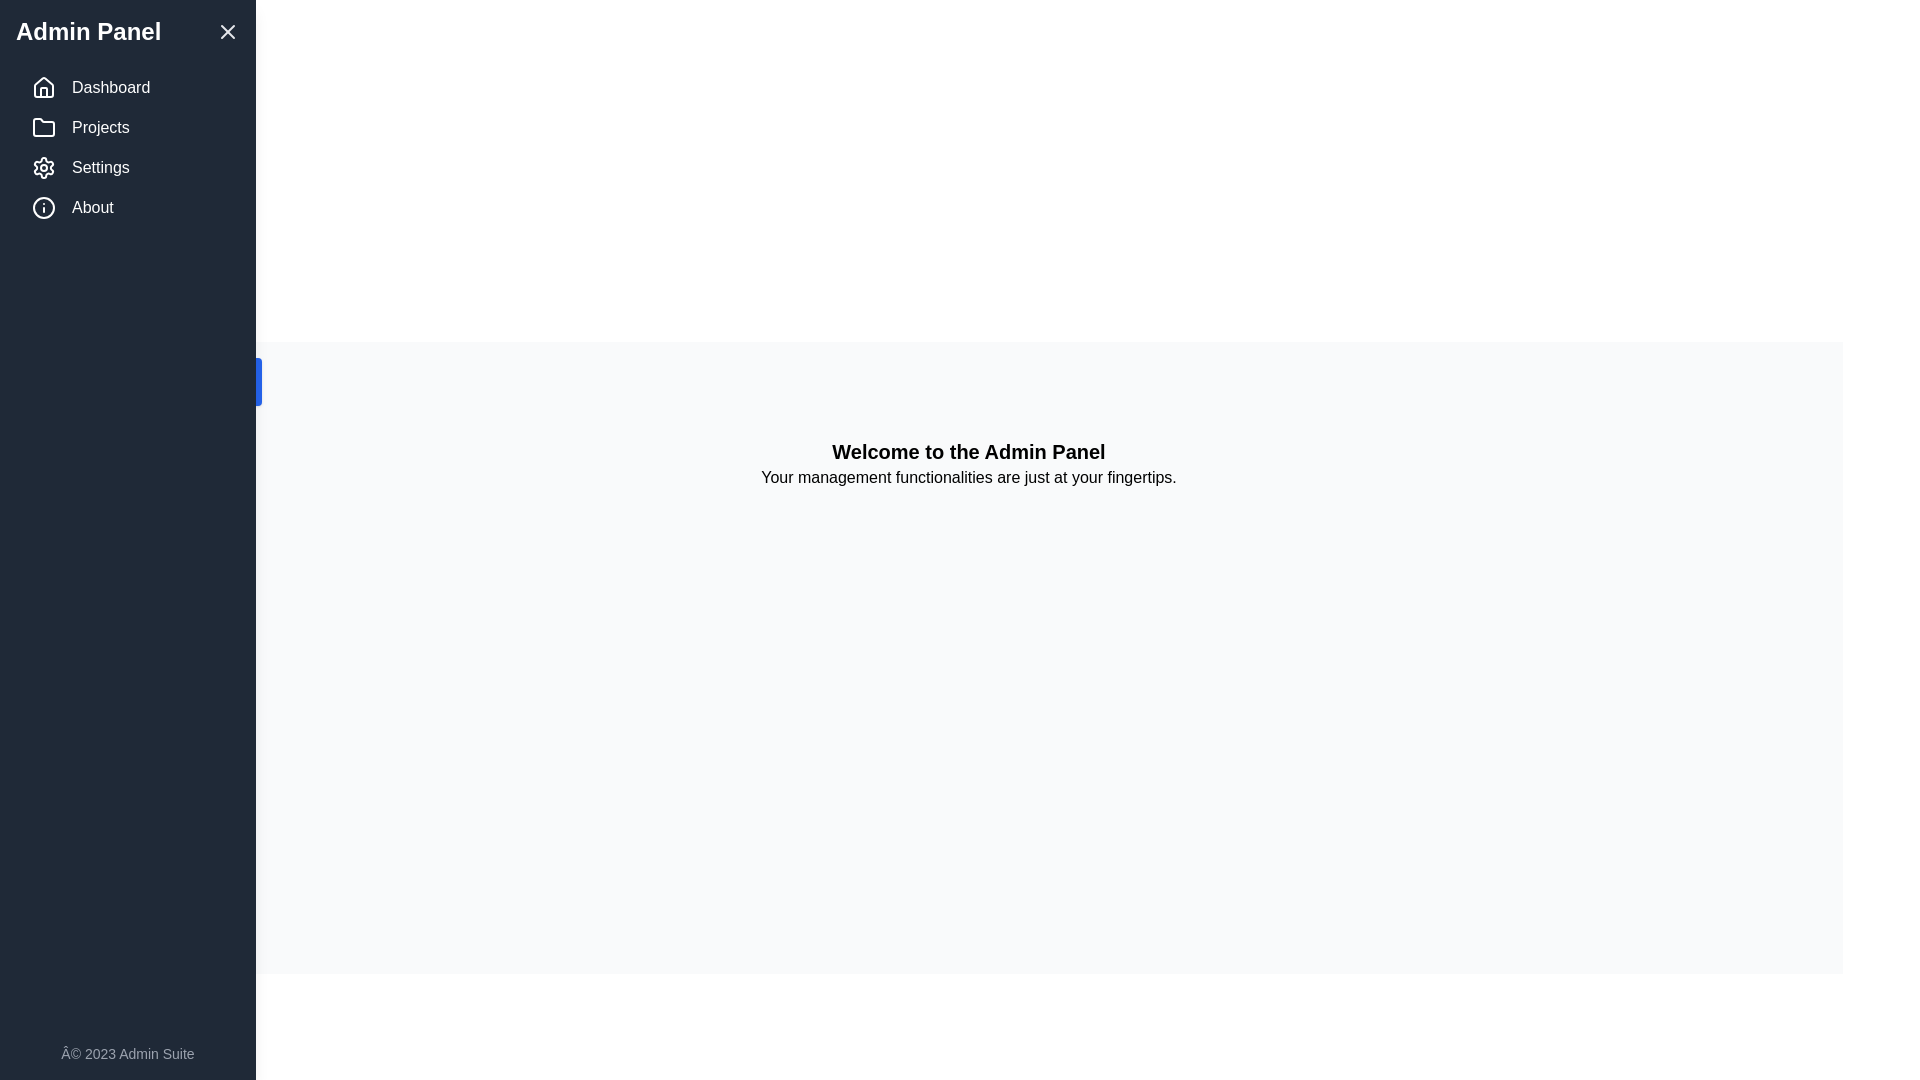  I want to click on the gear-like settings icon located in the navigation menu on the left sidebar of the Admin Panel interface, so click(43, 167).